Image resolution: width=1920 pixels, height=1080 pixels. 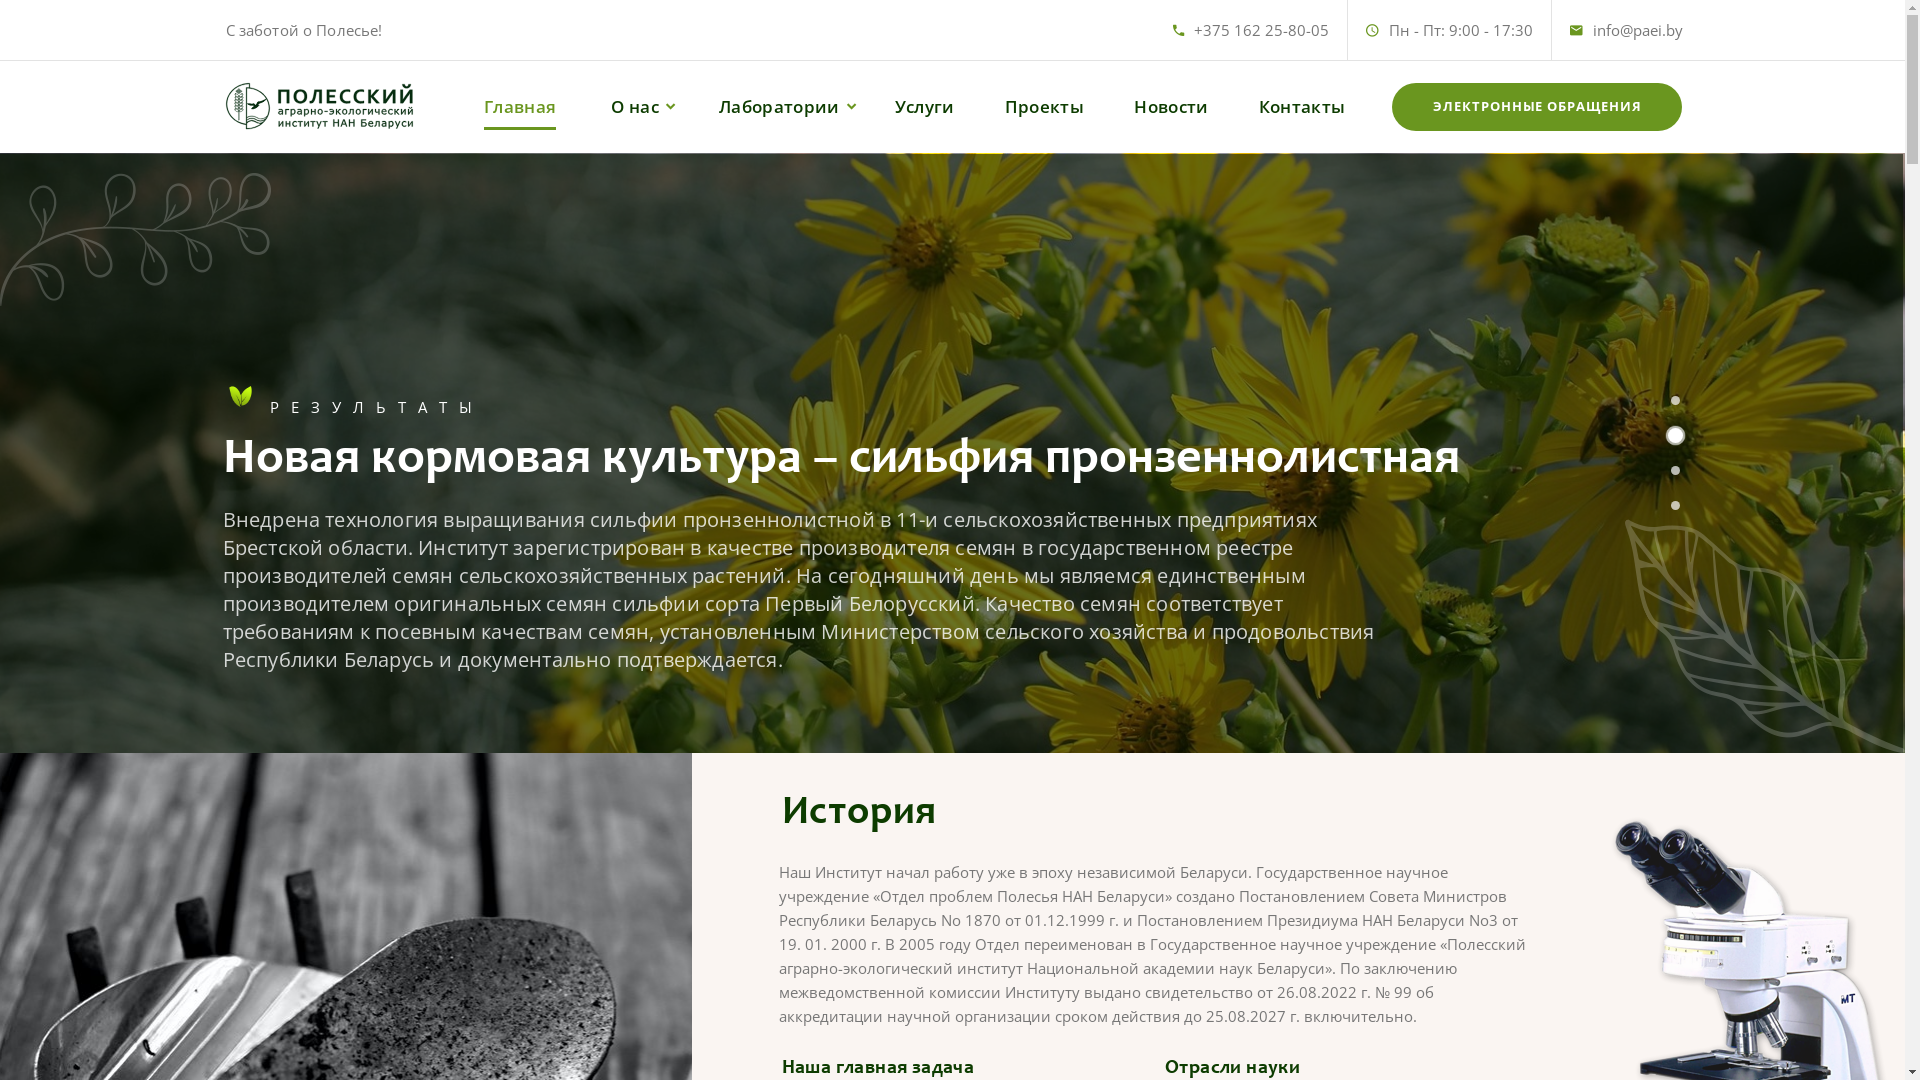 I want to click on '+375 162 25-80-05', so click(x=1260, y=30).